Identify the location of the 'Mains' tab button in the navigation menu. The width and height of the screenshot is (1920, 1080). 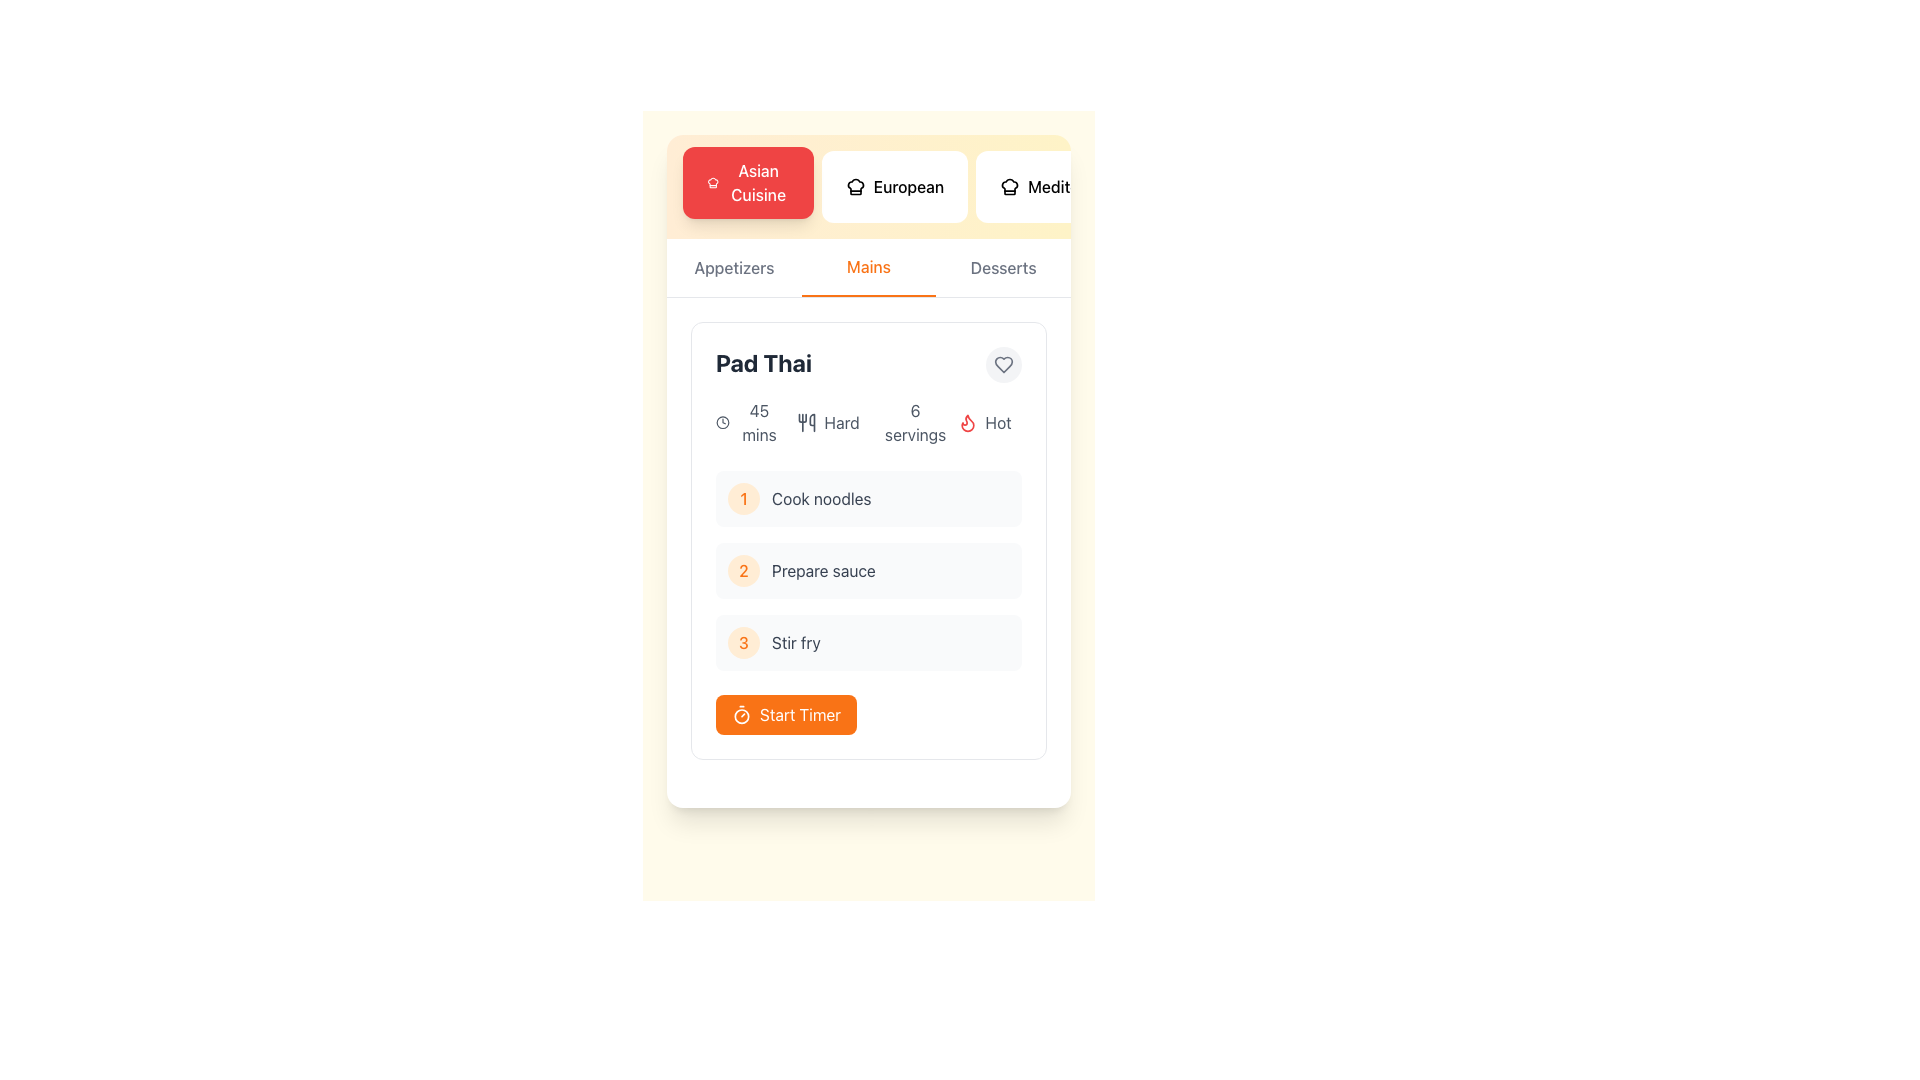
(868, 266).